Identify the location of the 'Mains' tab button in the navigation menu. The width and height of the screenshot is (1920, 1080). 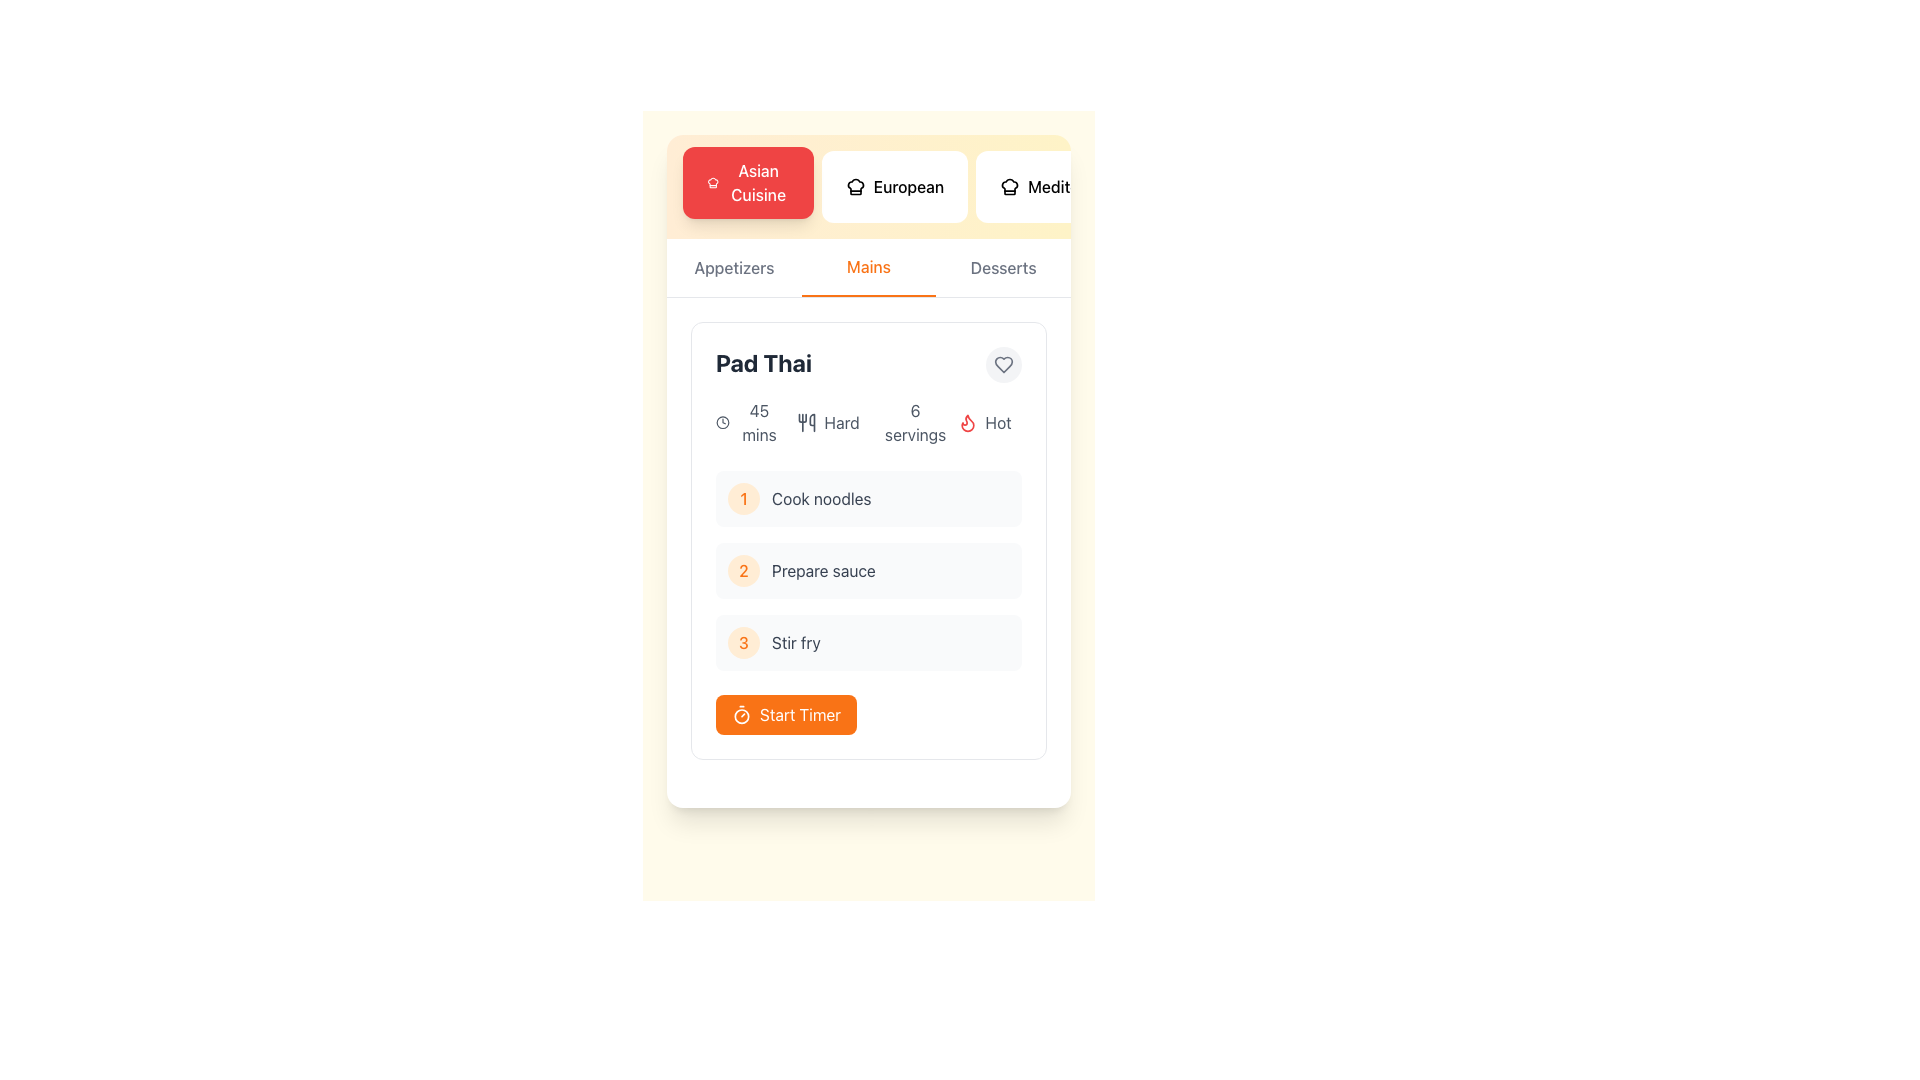
(868, 266).